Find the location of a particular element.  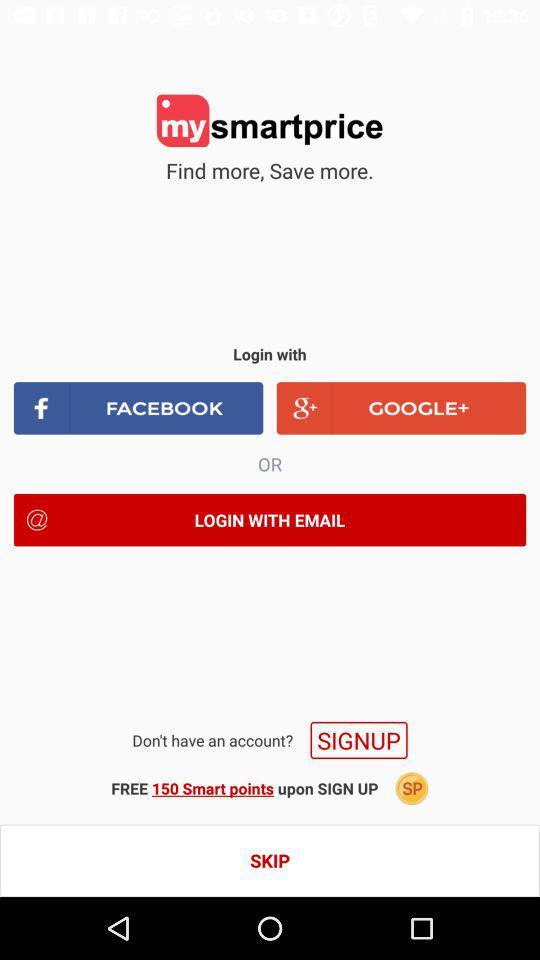

the signup is located at coordinates (358, 739).